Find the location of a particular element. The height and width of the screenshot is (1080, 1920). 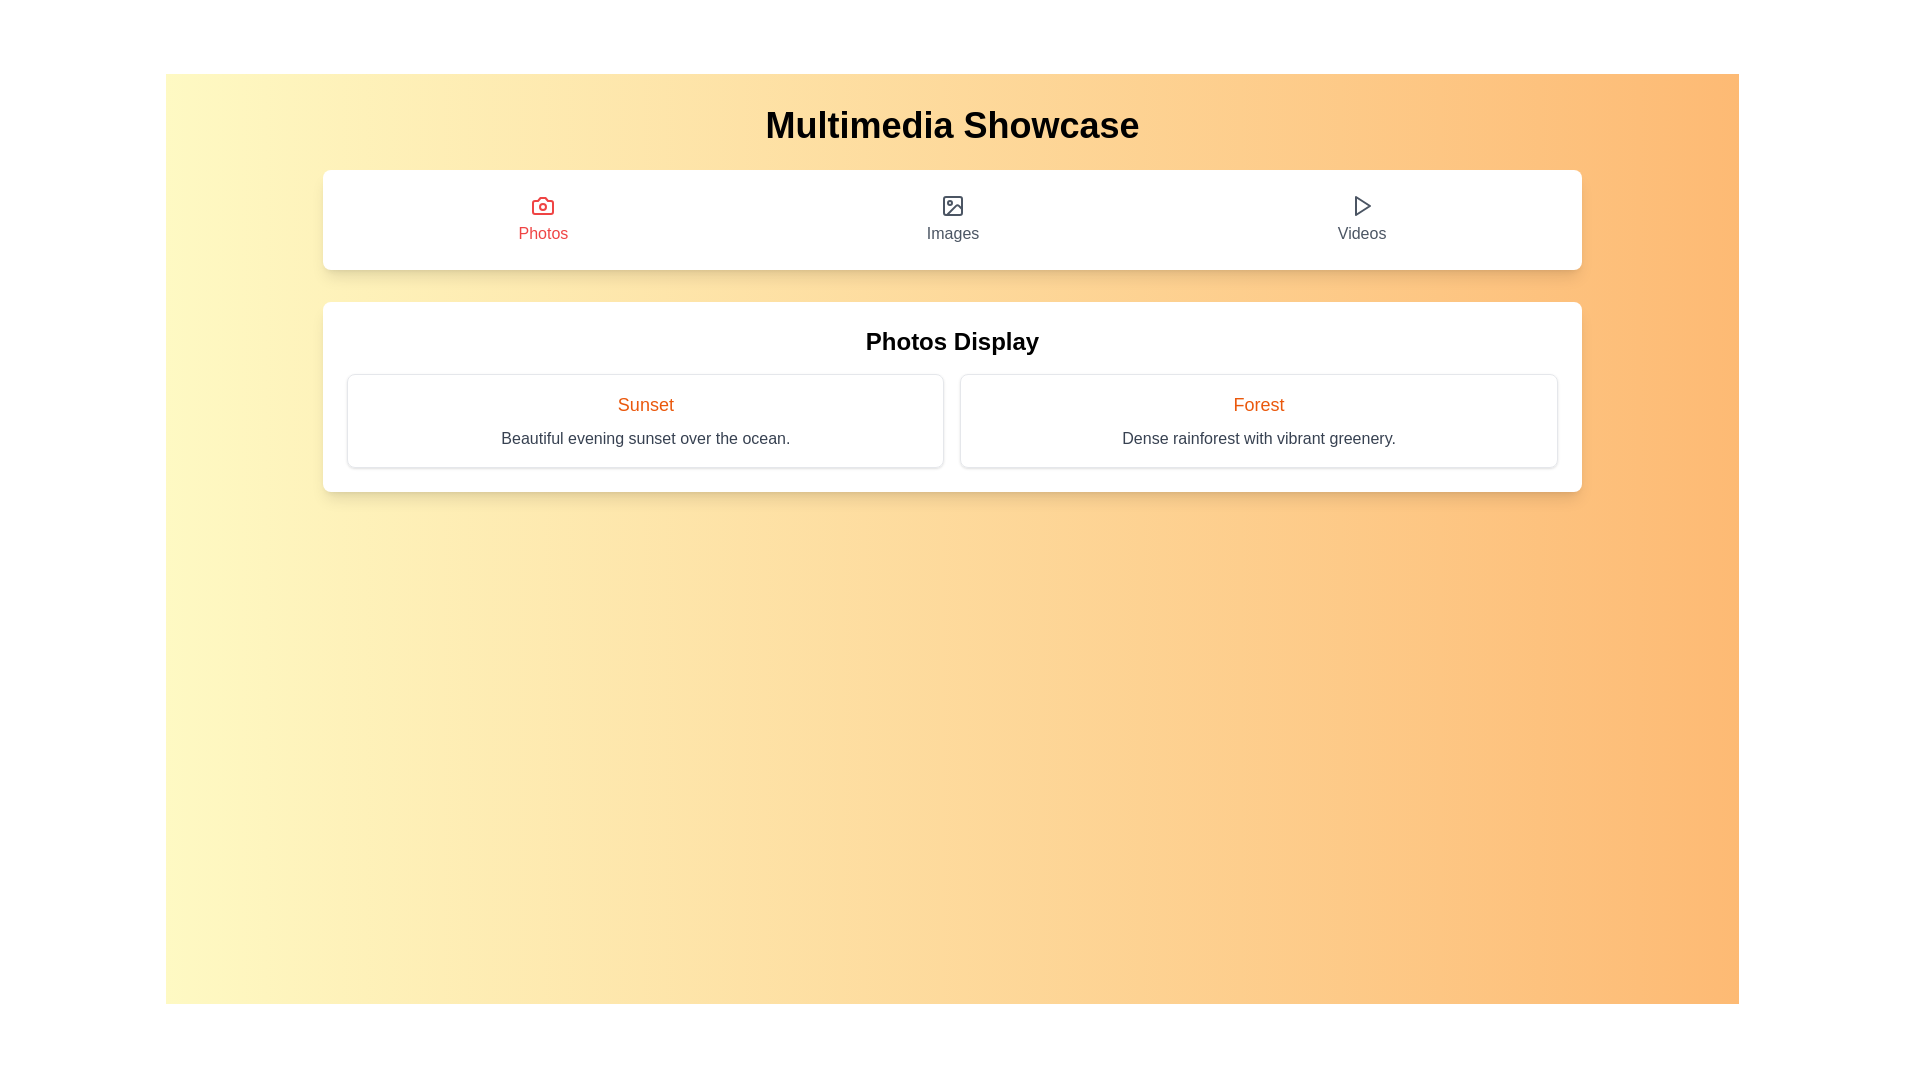

the play icon located to the right of the 'Videos' text label in the top navigation bar is located at coordinates (1362, 205).